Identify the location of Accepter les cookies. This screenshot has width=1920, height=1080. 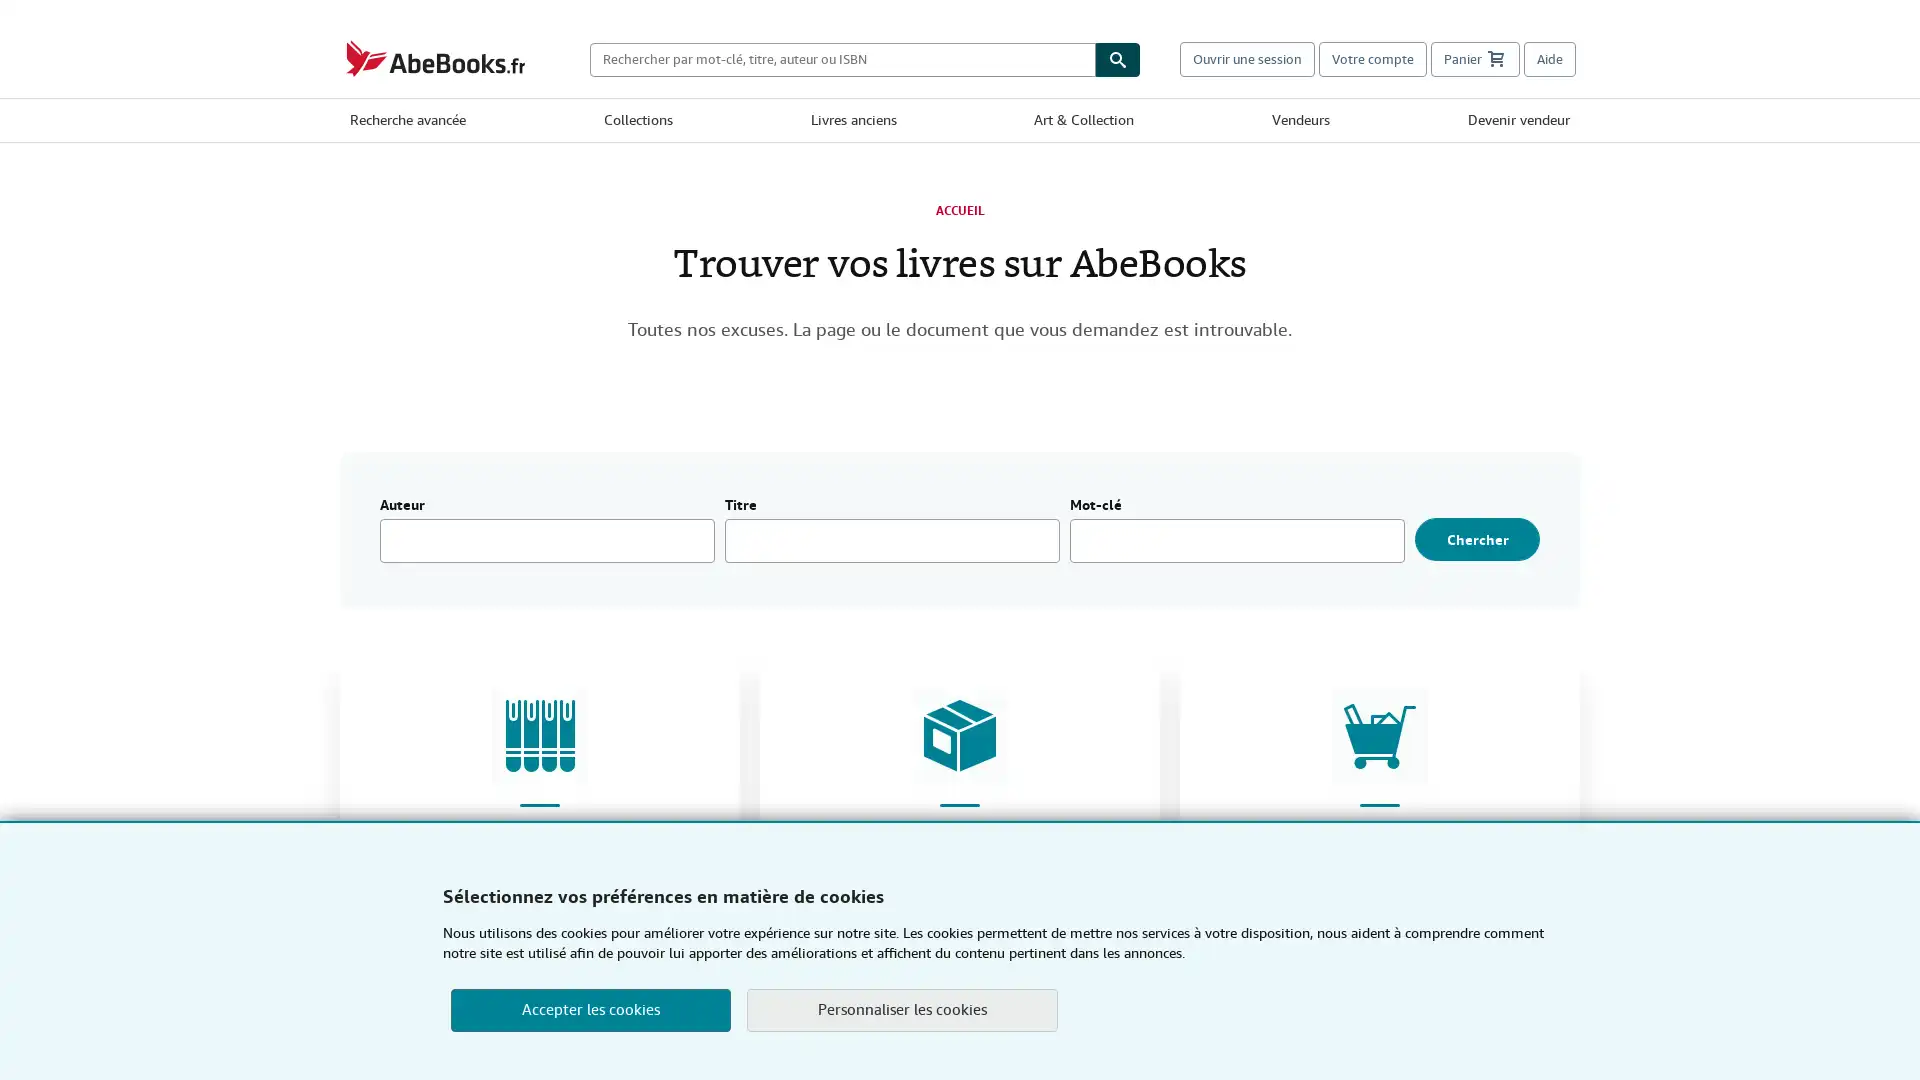
(589, 1010).